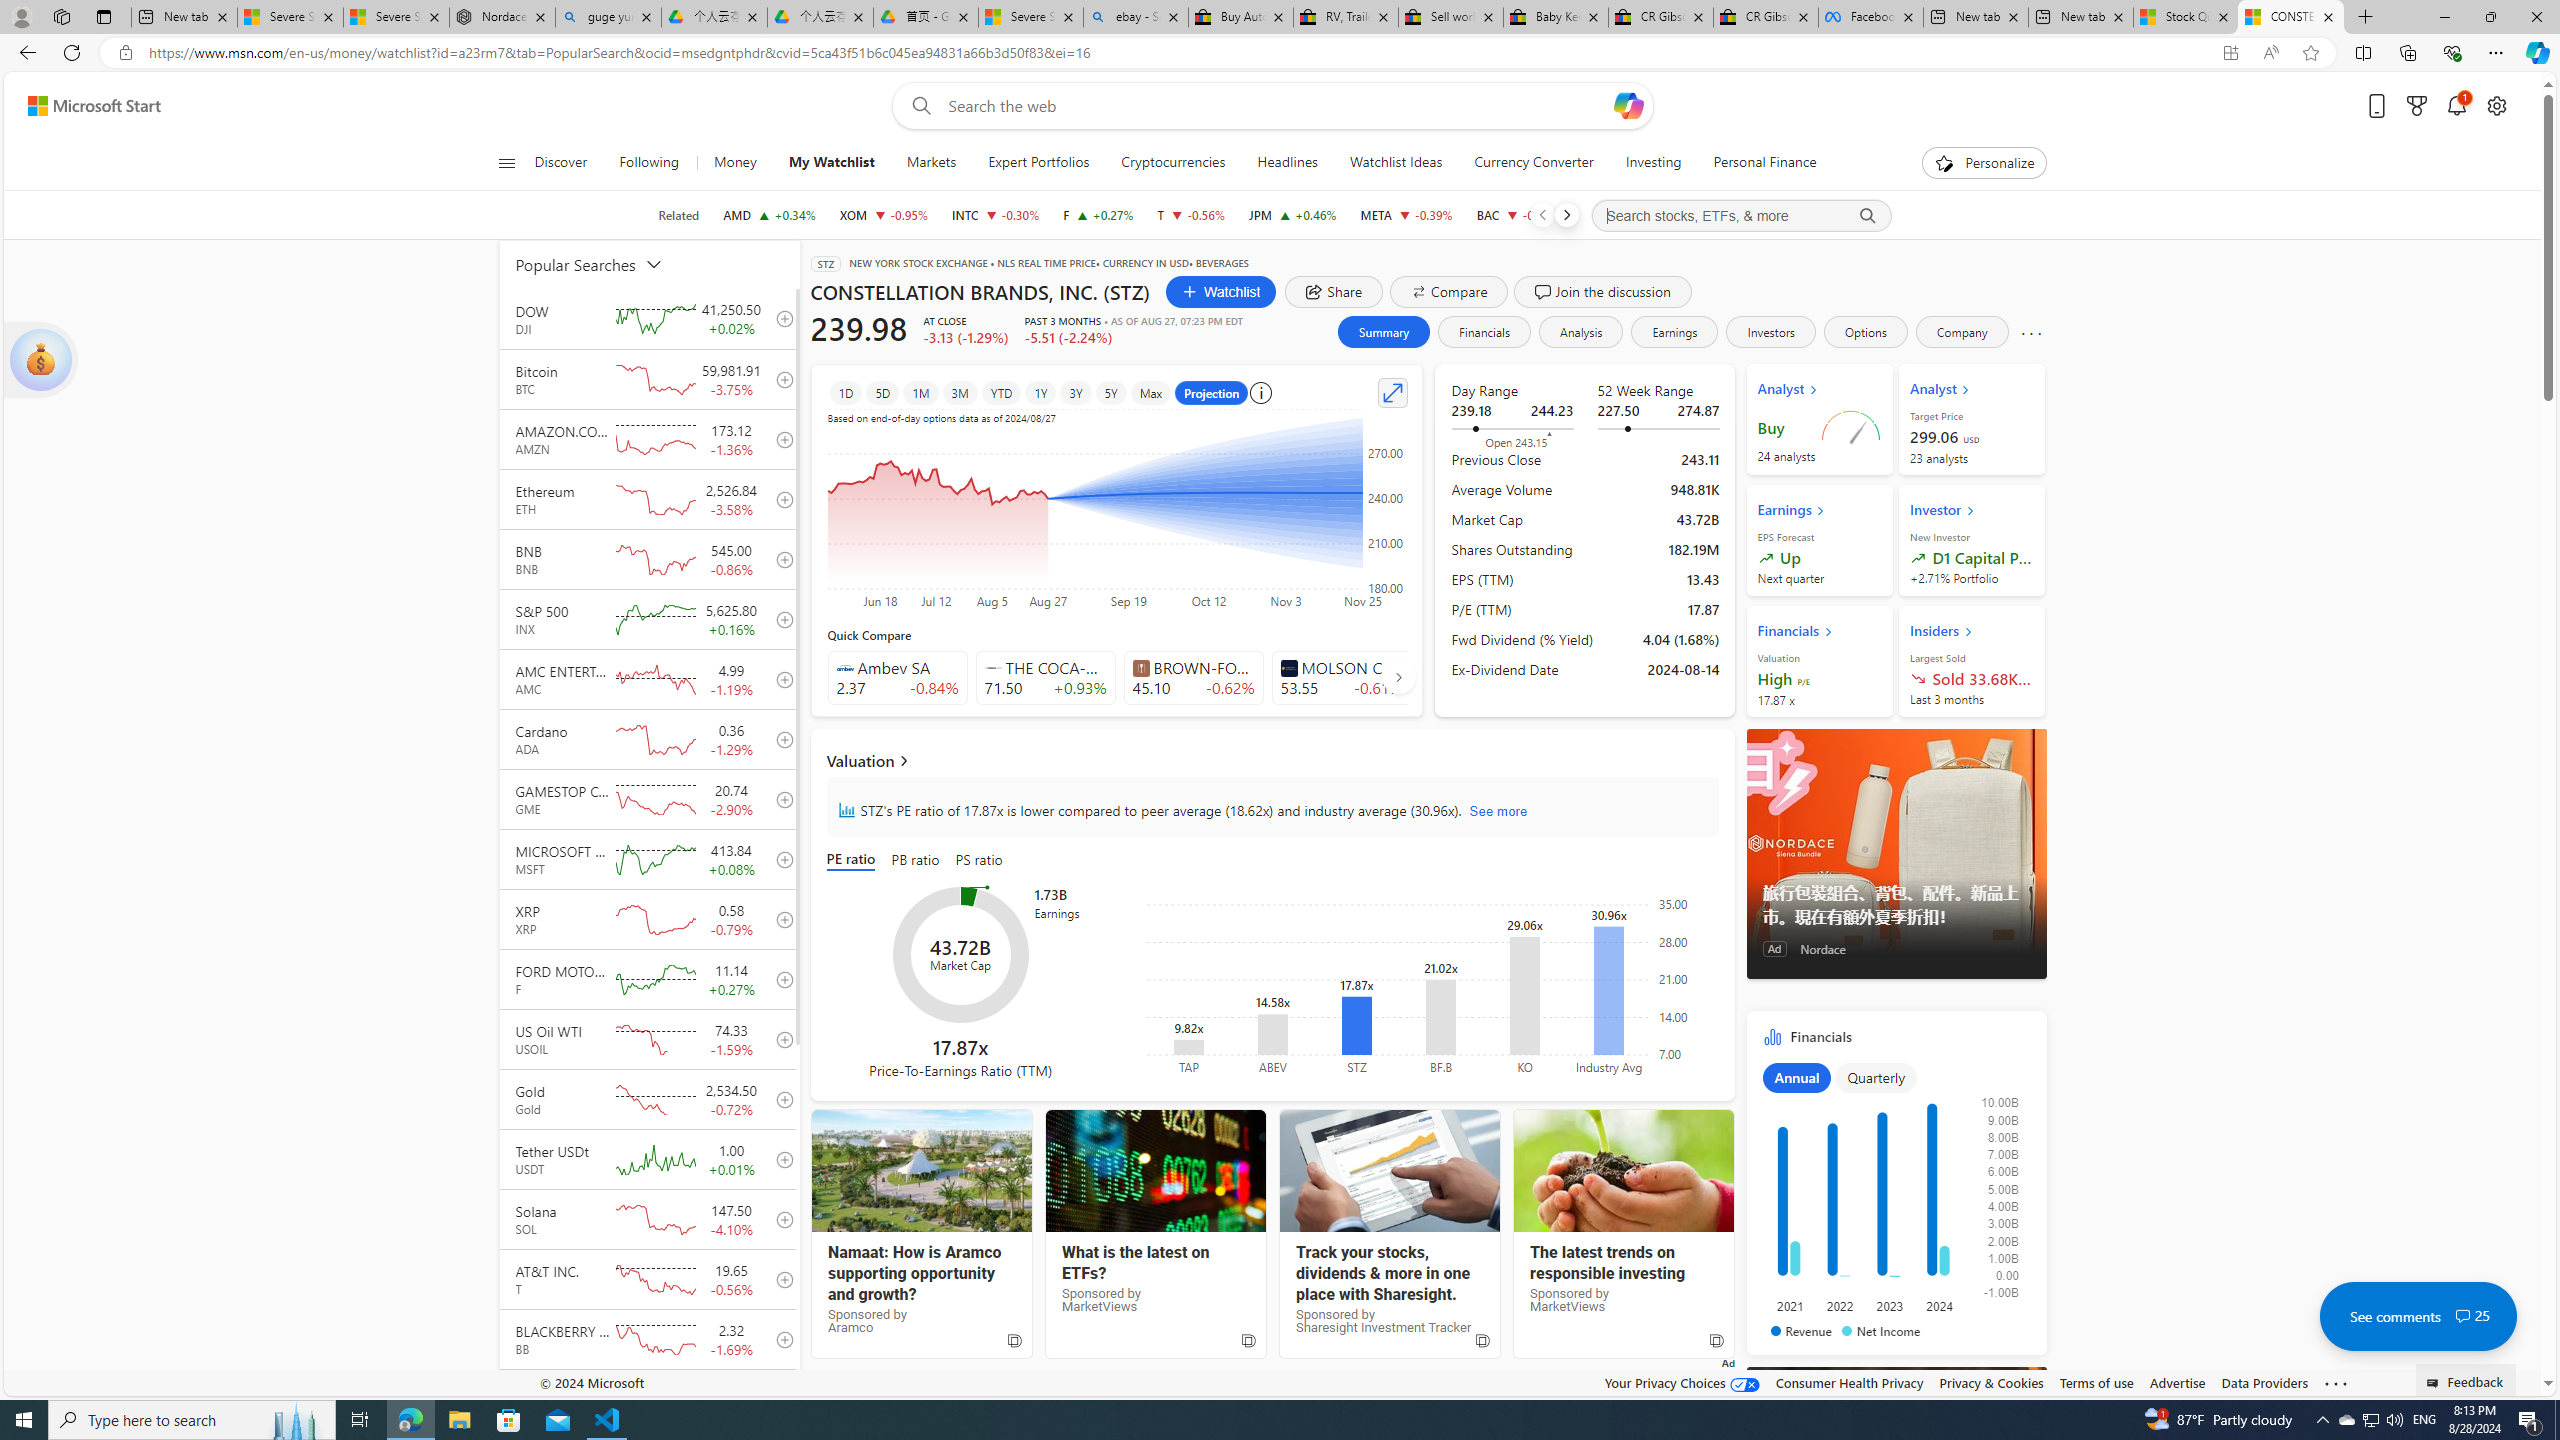  Describe the element at coordinates (1395, 162) in the screenshot. I see `'Watchlist Ideas'` at that location.